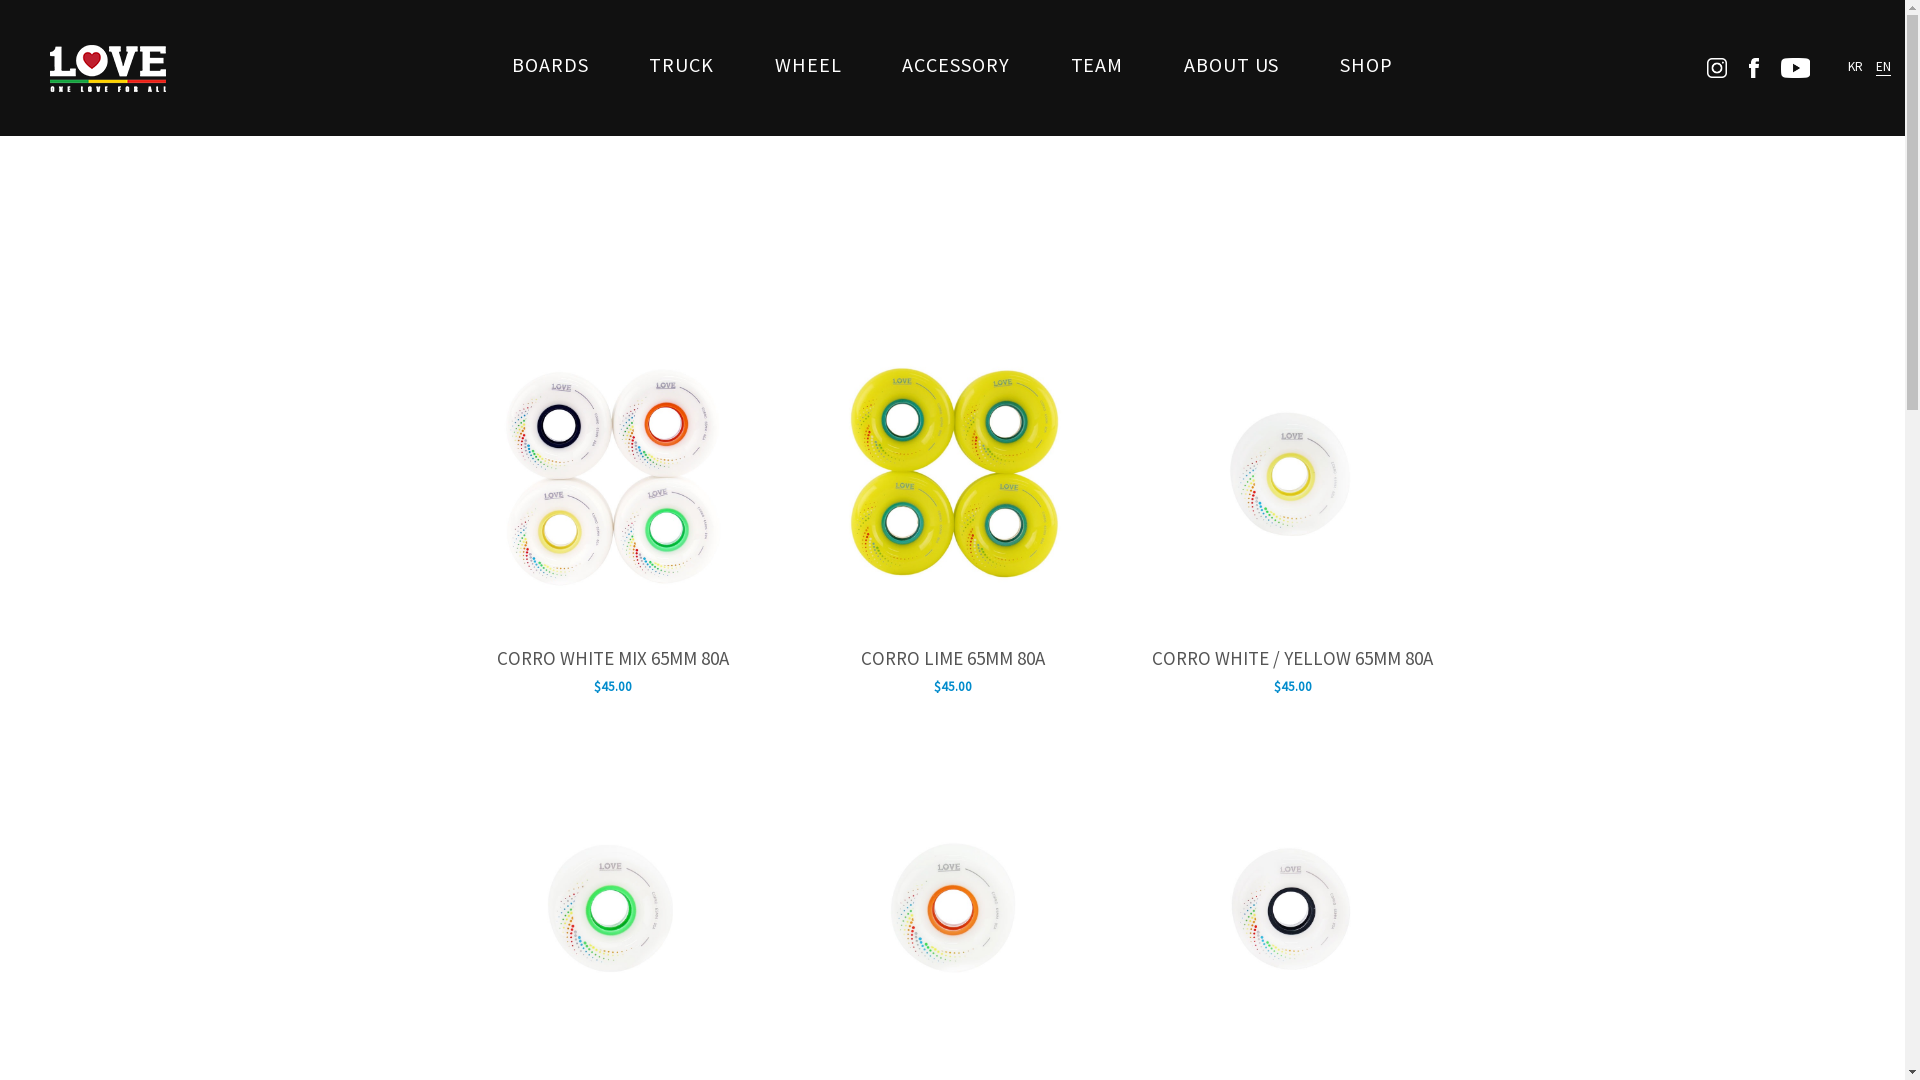 The width and height of the screenshot is (1920, 1080). What do you see at coordinates (1882, 65) in the screenshot?
I see `'EN'` at bounding box center [1882, 65].